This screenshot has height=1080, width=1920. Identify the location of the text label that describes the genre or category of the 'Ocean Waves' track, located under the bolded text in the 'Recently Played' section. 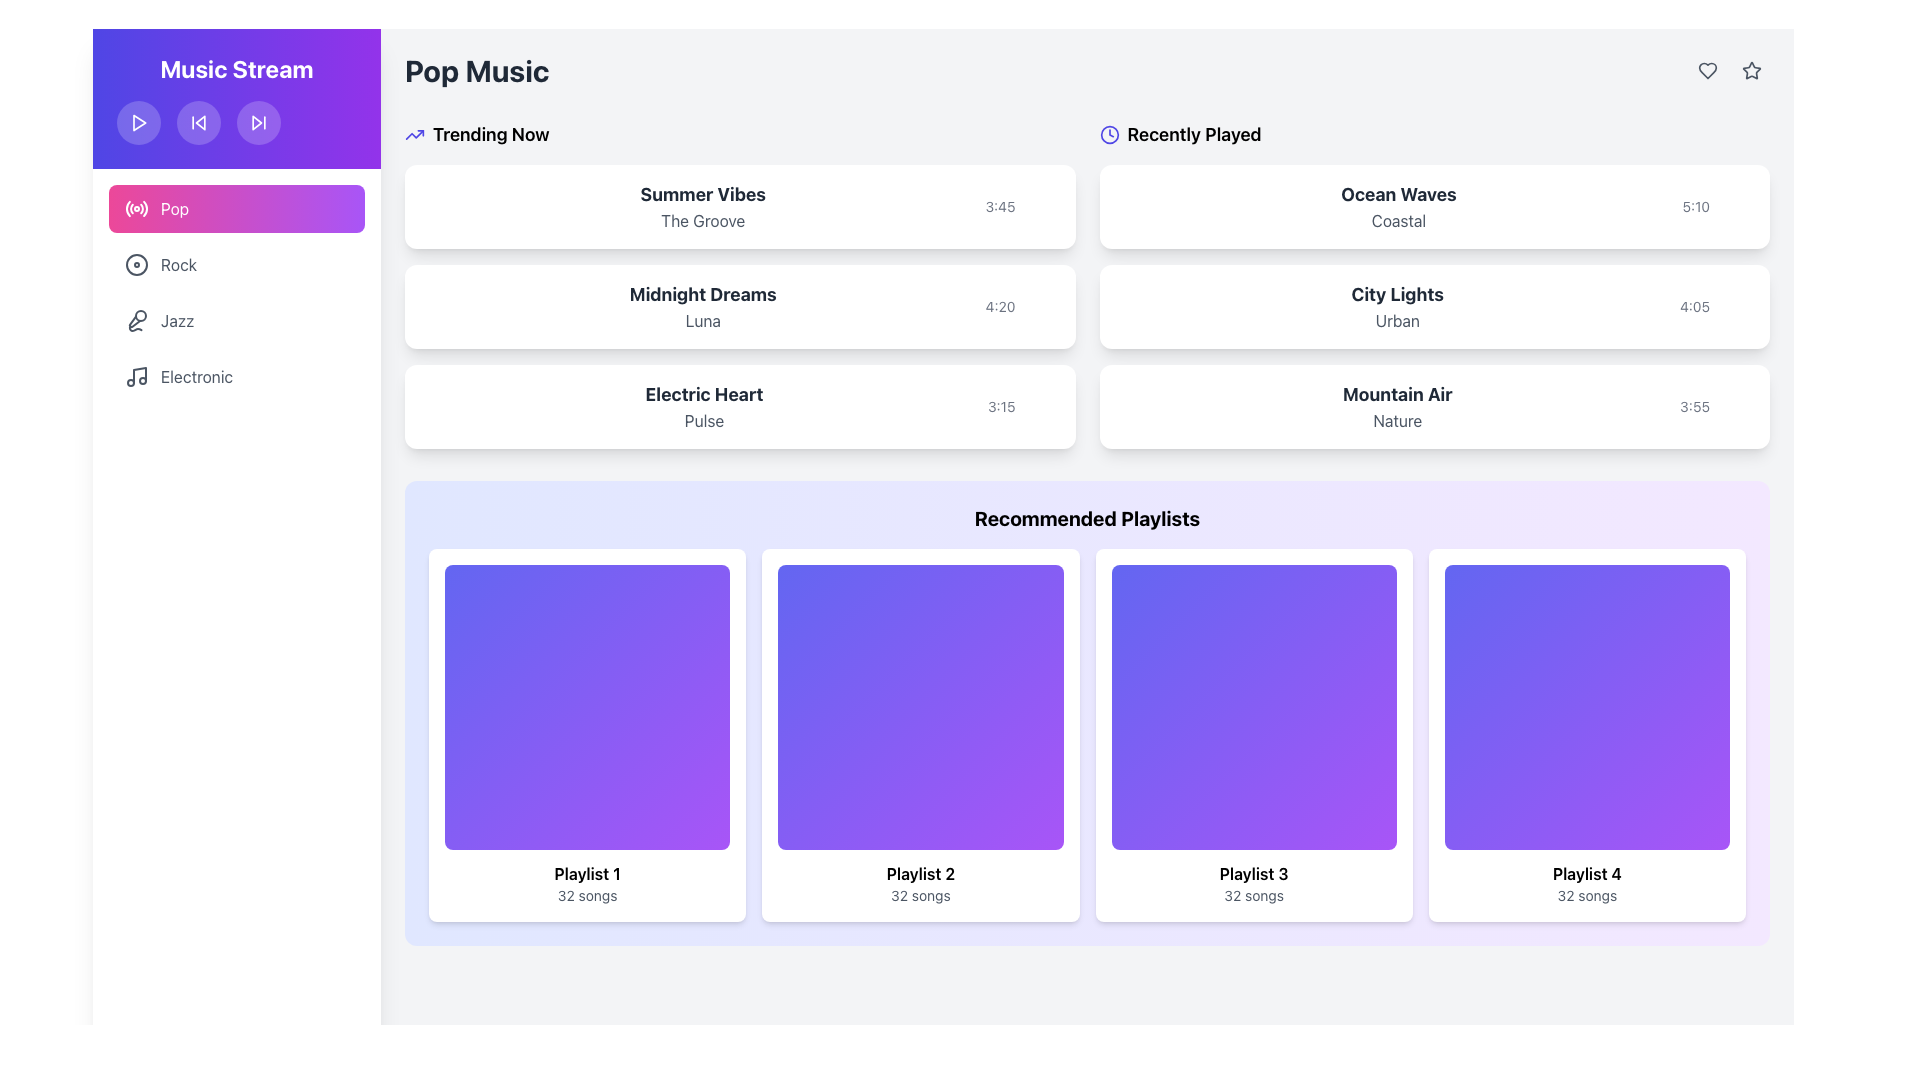
(1397, 220).